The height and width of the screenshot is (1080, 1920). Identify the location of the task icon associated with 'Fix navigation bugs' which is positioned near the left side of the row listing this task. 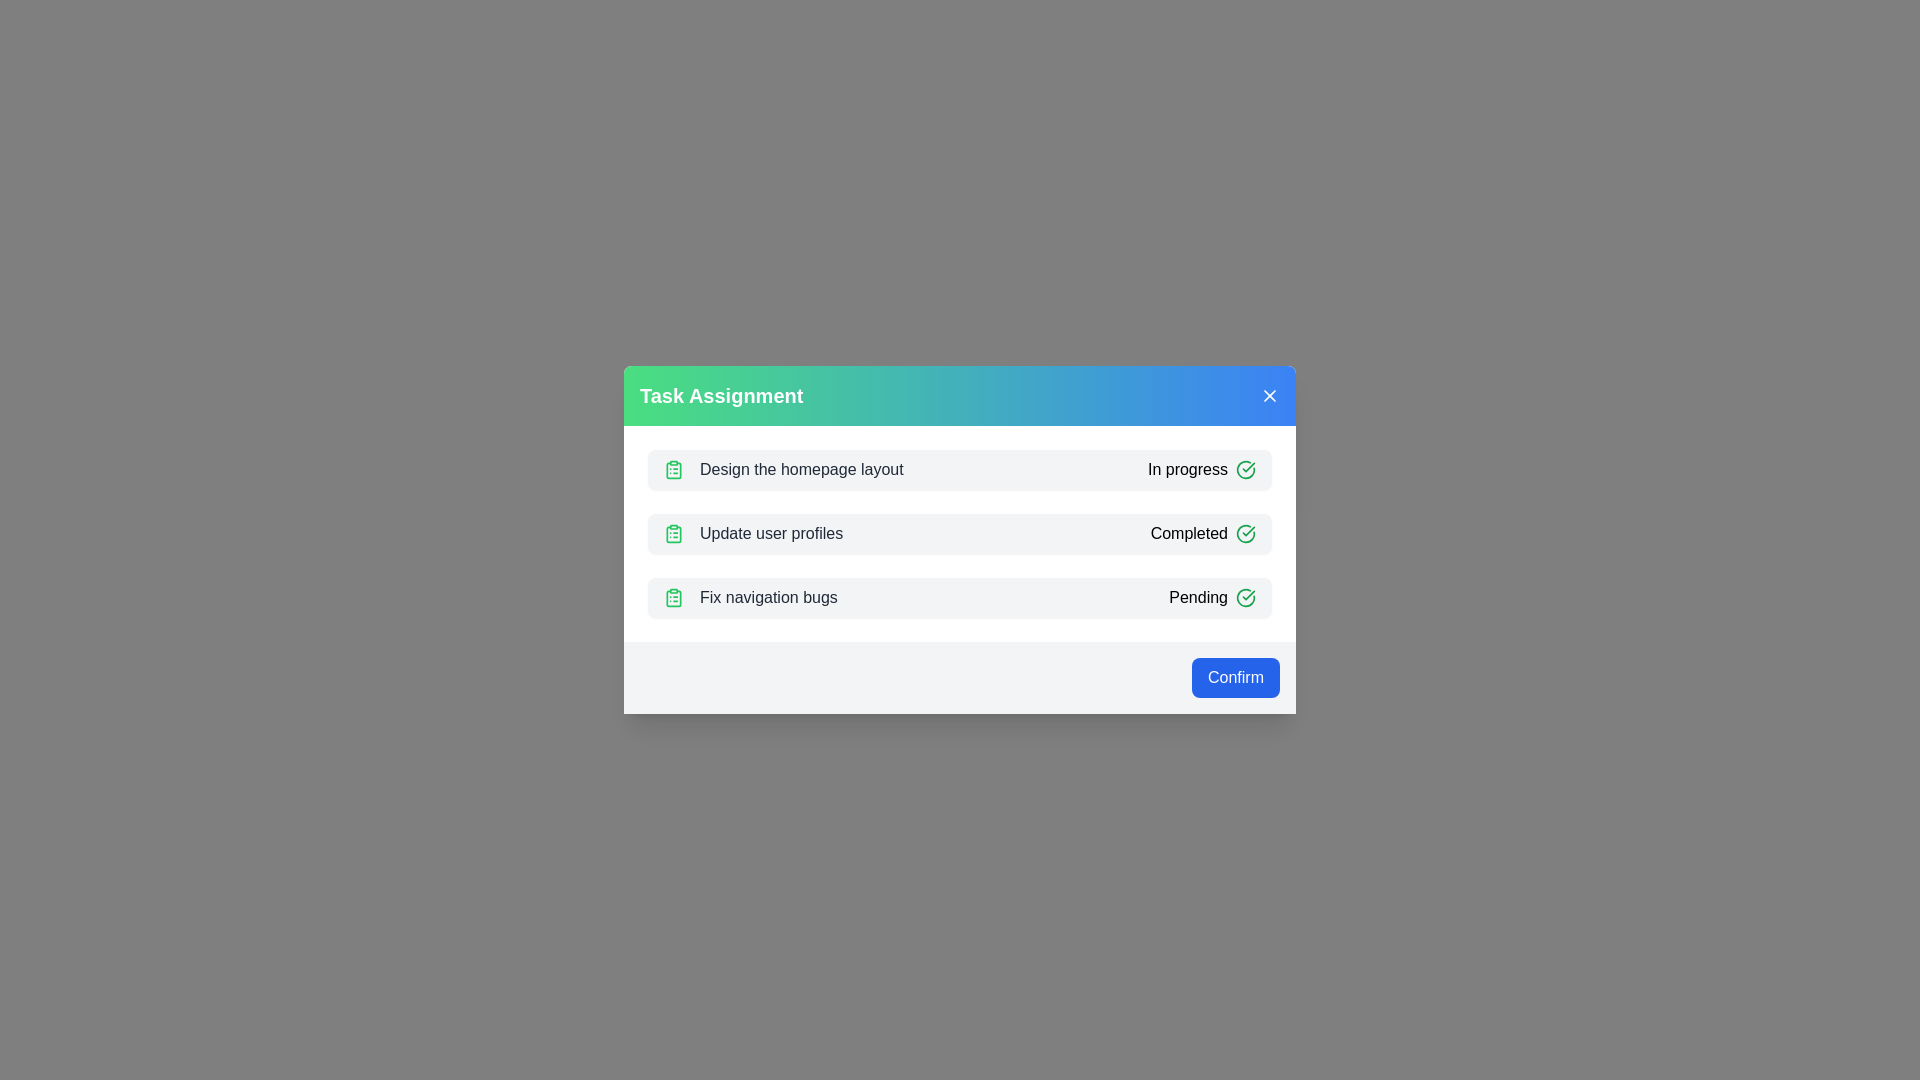
(673, 596).